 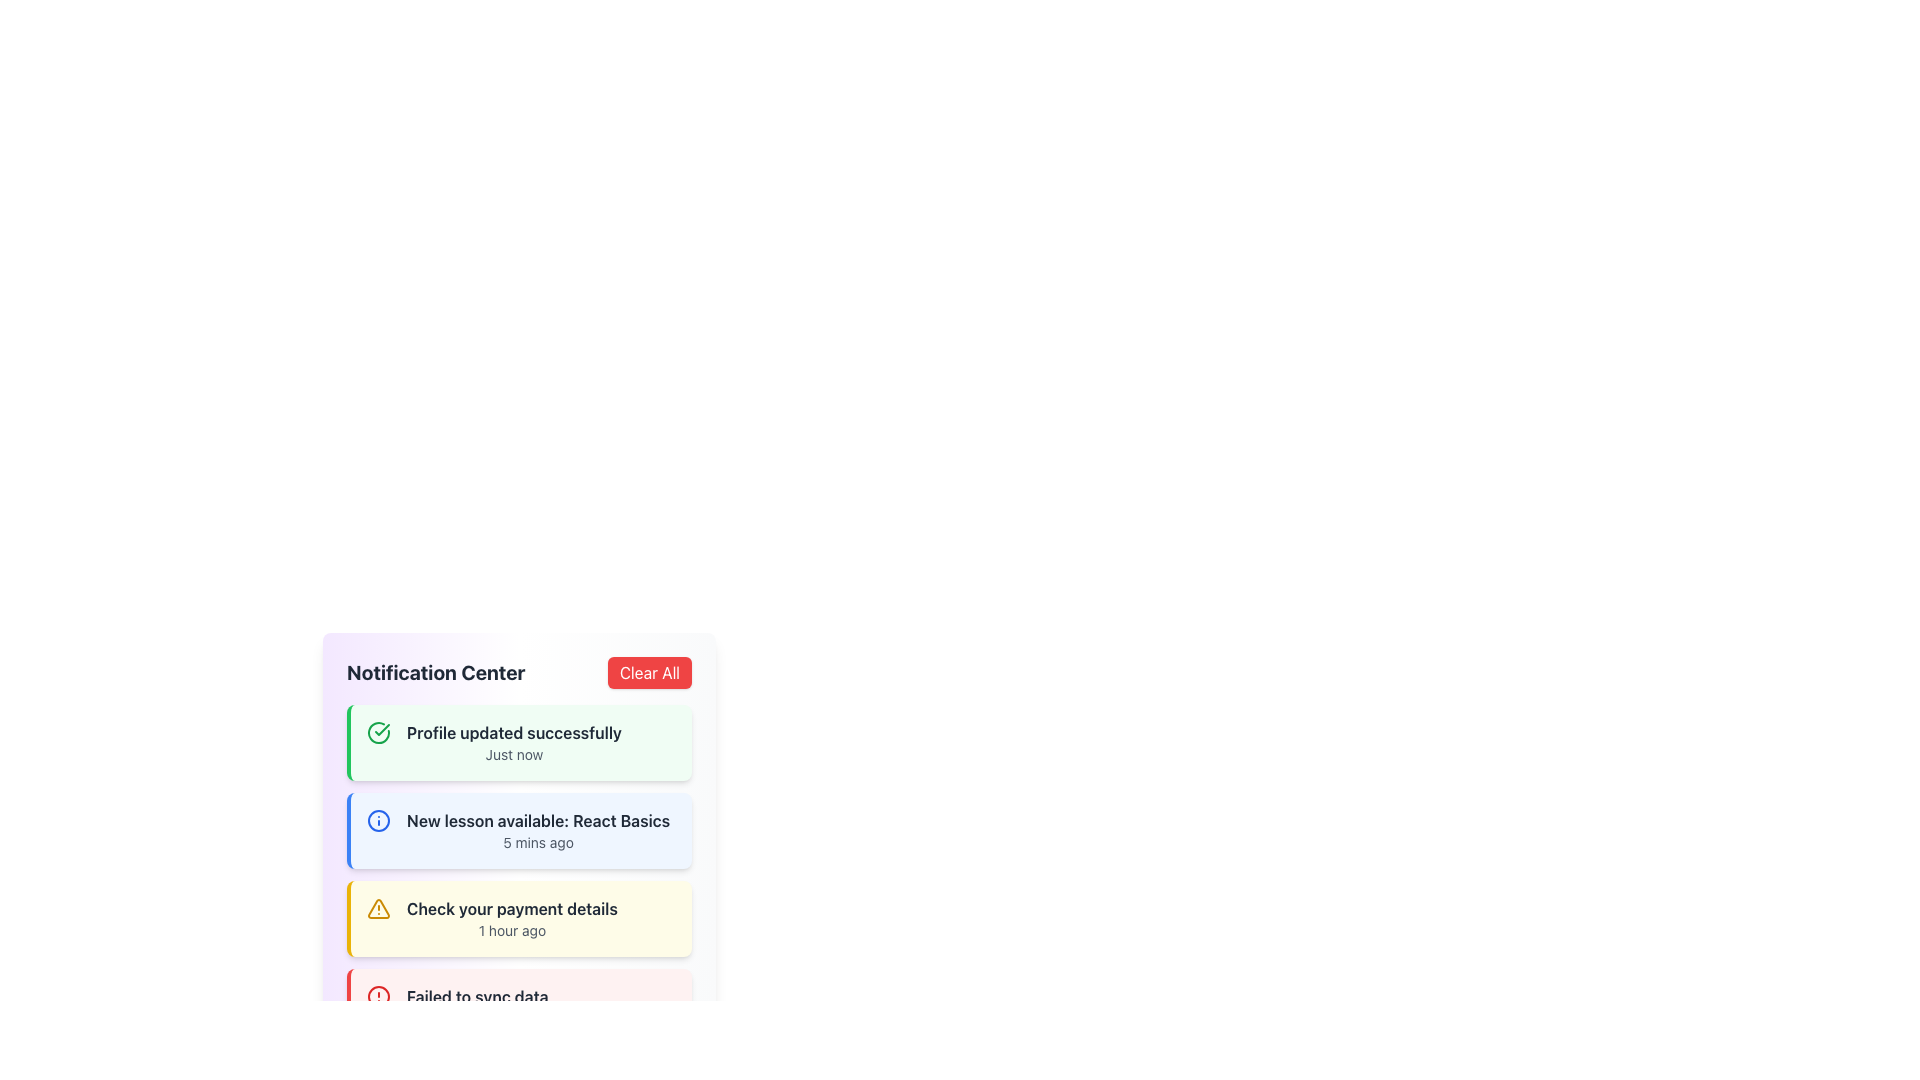 I want to click on notification title 'Profile updated successfully' from the topmost card in the Notification Center, which is styled with a bold font and dark gray color, indicating a successful action, so click(x=514, y=732).